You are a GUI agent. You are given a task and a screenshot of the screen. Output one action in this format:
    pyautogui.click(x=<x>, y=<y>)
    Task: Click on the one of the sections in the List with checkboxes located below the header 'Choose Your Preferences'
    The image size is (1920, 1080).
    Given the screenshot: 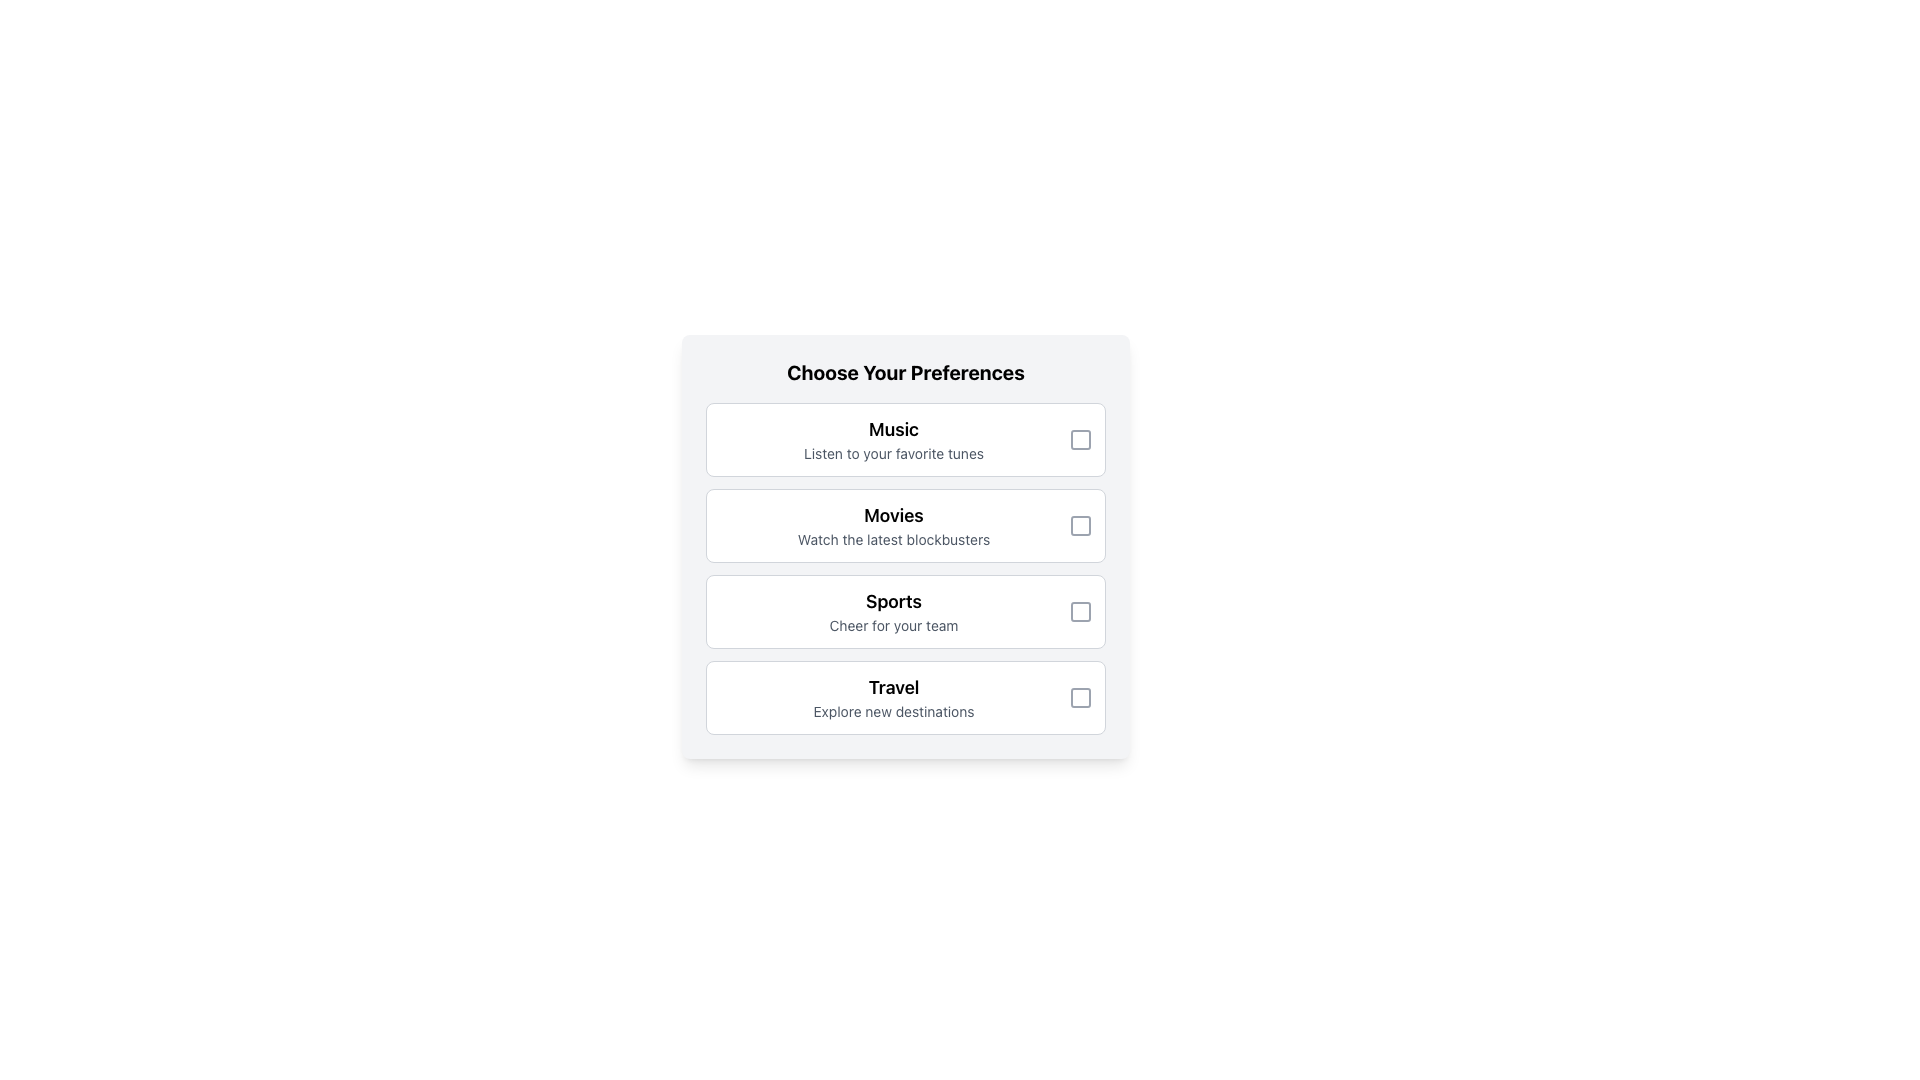 What is the action you would take?
    pyautogui.click(x=905, y=569)
    